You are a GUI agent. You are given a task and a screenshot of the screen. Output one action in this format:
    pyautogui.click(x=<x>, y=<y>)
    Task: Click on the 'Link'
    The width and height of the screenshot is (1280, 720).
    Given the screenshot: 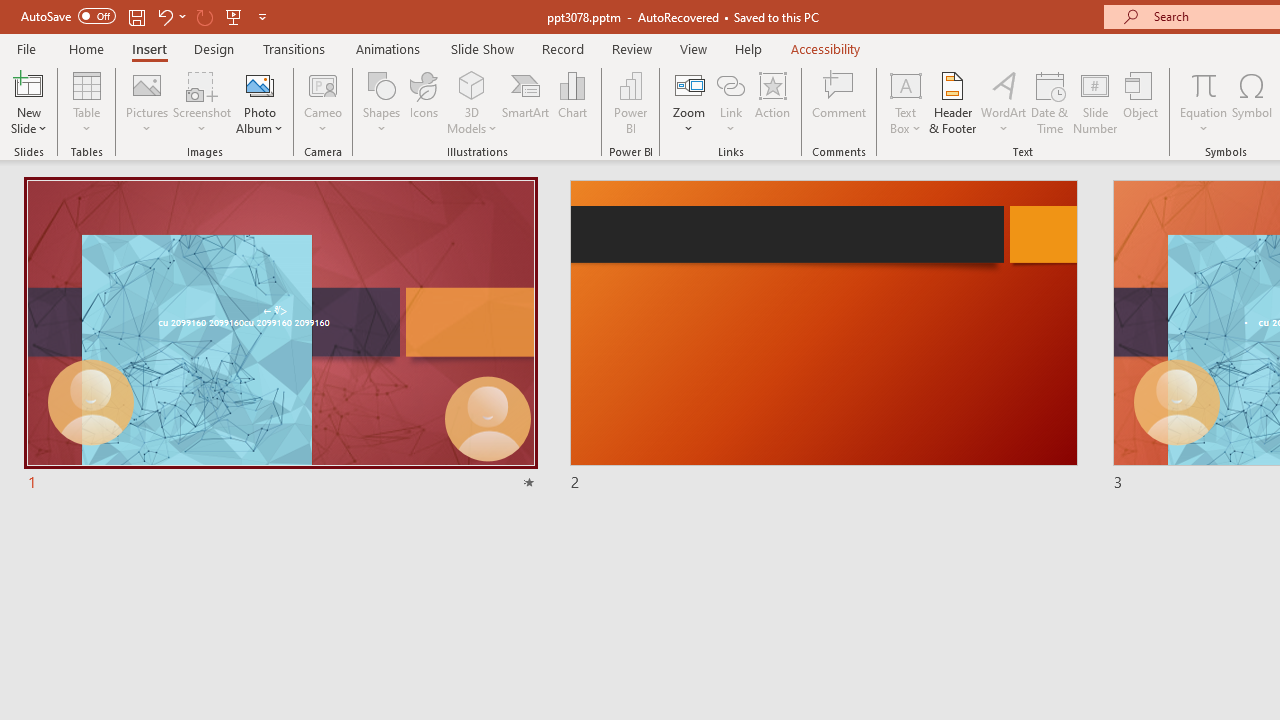 What is the action you would take?
    pyautogui.click(x=730, y=103)
    